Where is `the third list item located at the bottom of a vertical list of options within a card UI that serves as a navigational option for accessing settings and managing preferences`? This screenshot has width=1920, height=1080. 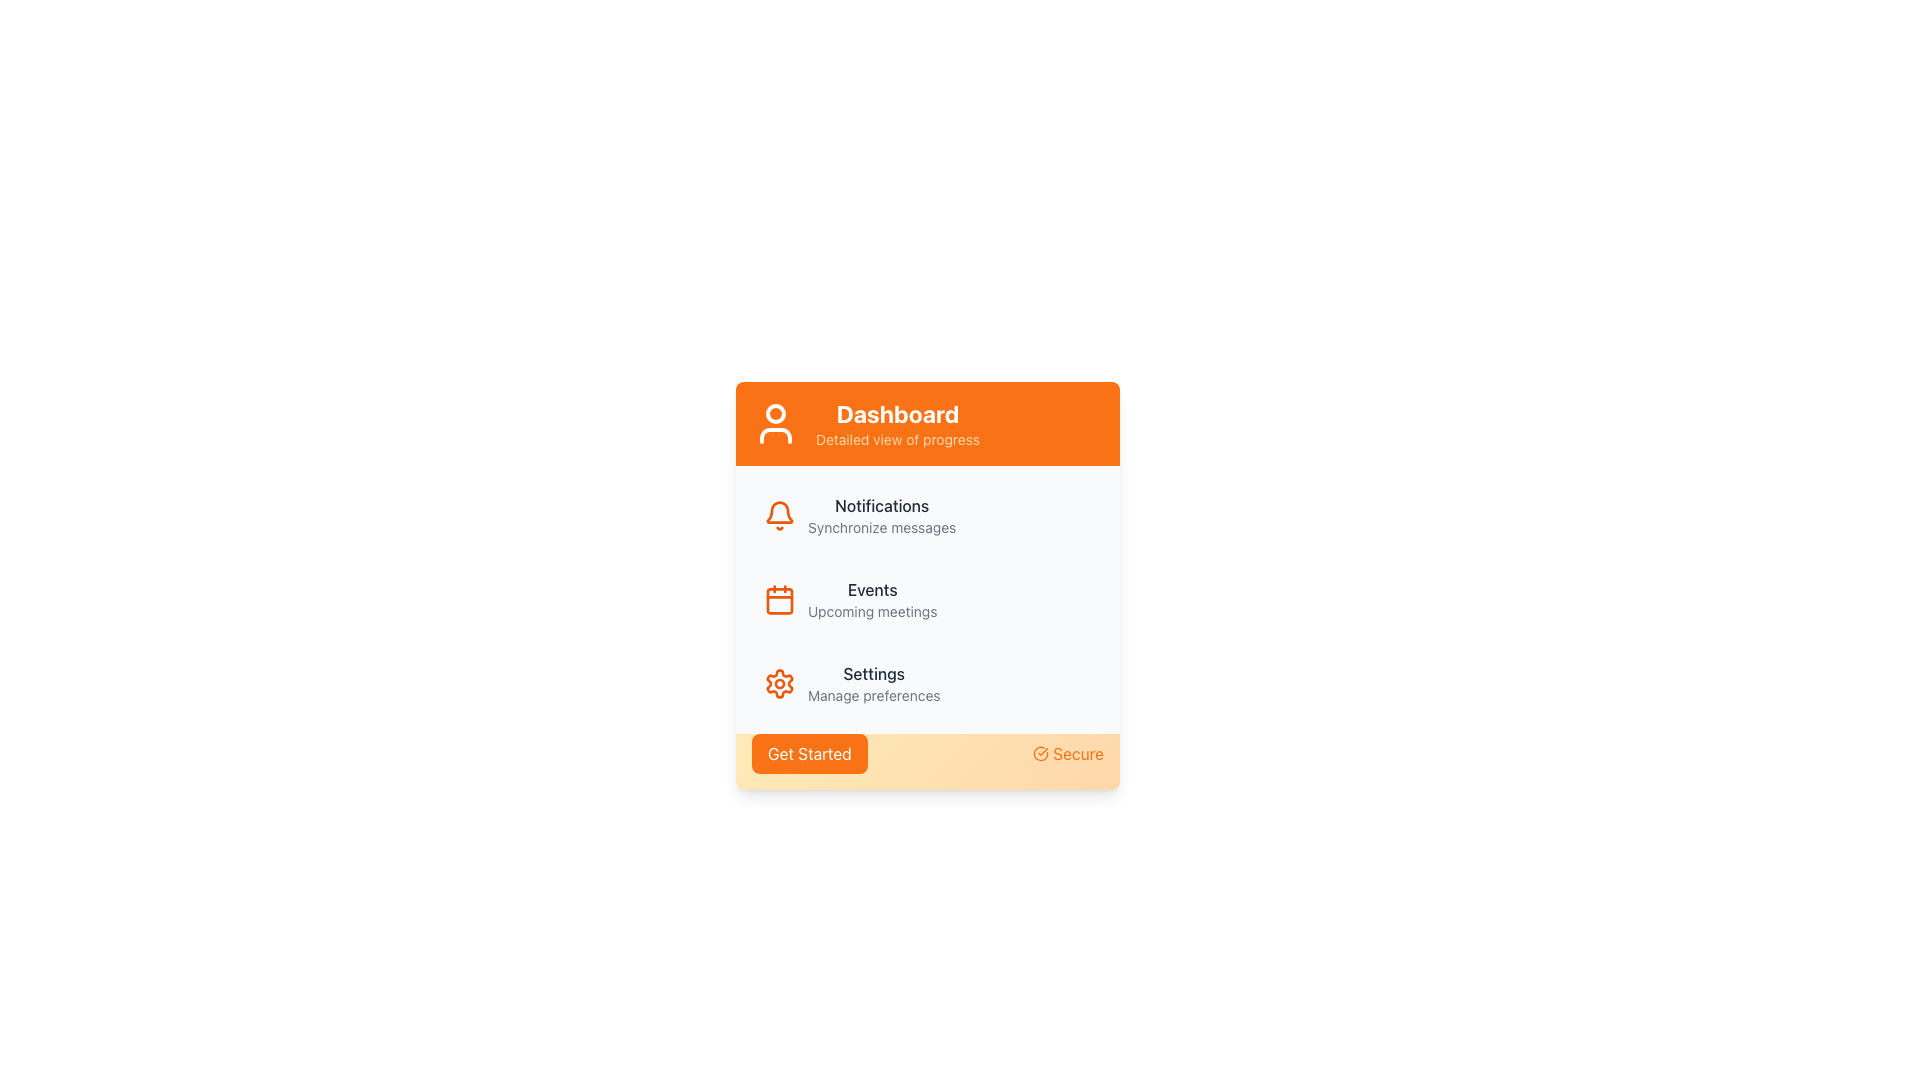
the third list item located at the bottom of a vertical list of options within a card UI that serves as a navigational option for accessing settings and managing preferences is located at coordinates (926, 682).